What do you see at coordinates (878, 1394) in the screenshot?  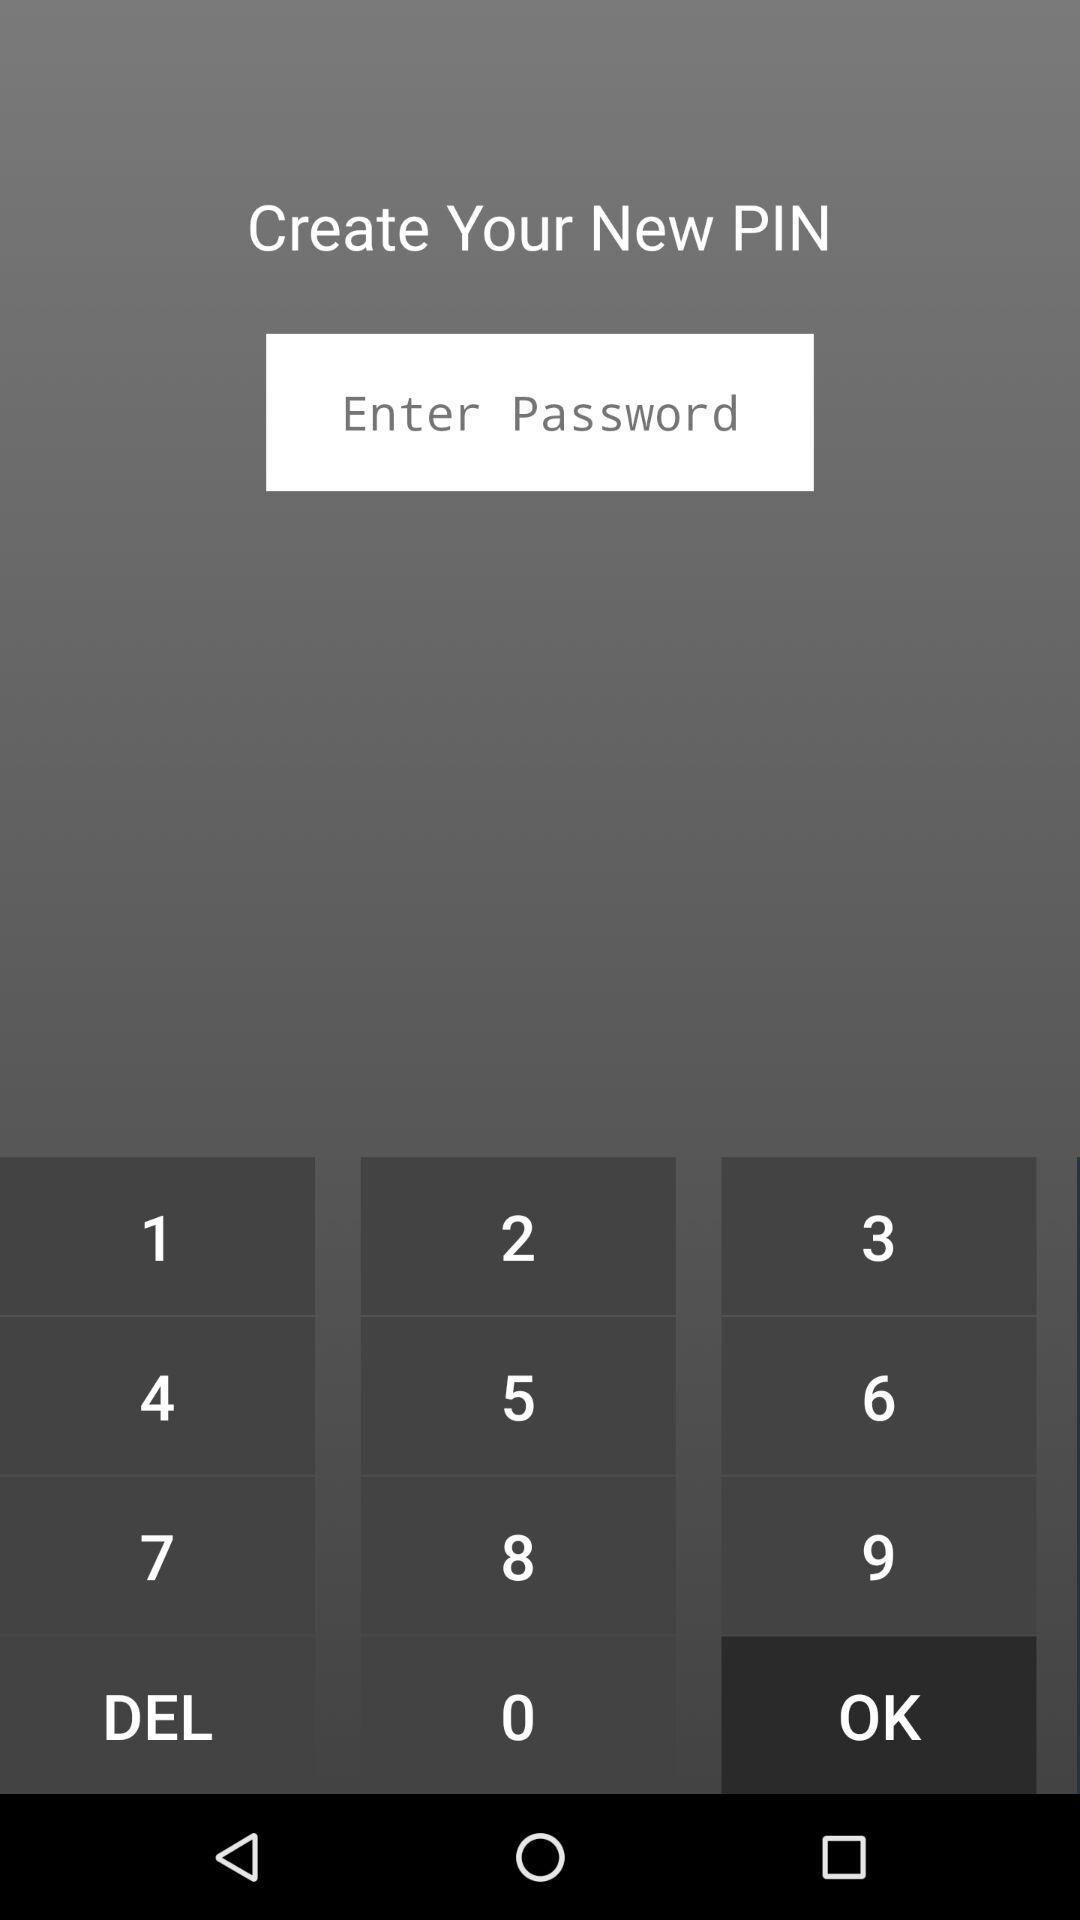 I see `icon above 9 icon` at bounding box center [878, 1394].